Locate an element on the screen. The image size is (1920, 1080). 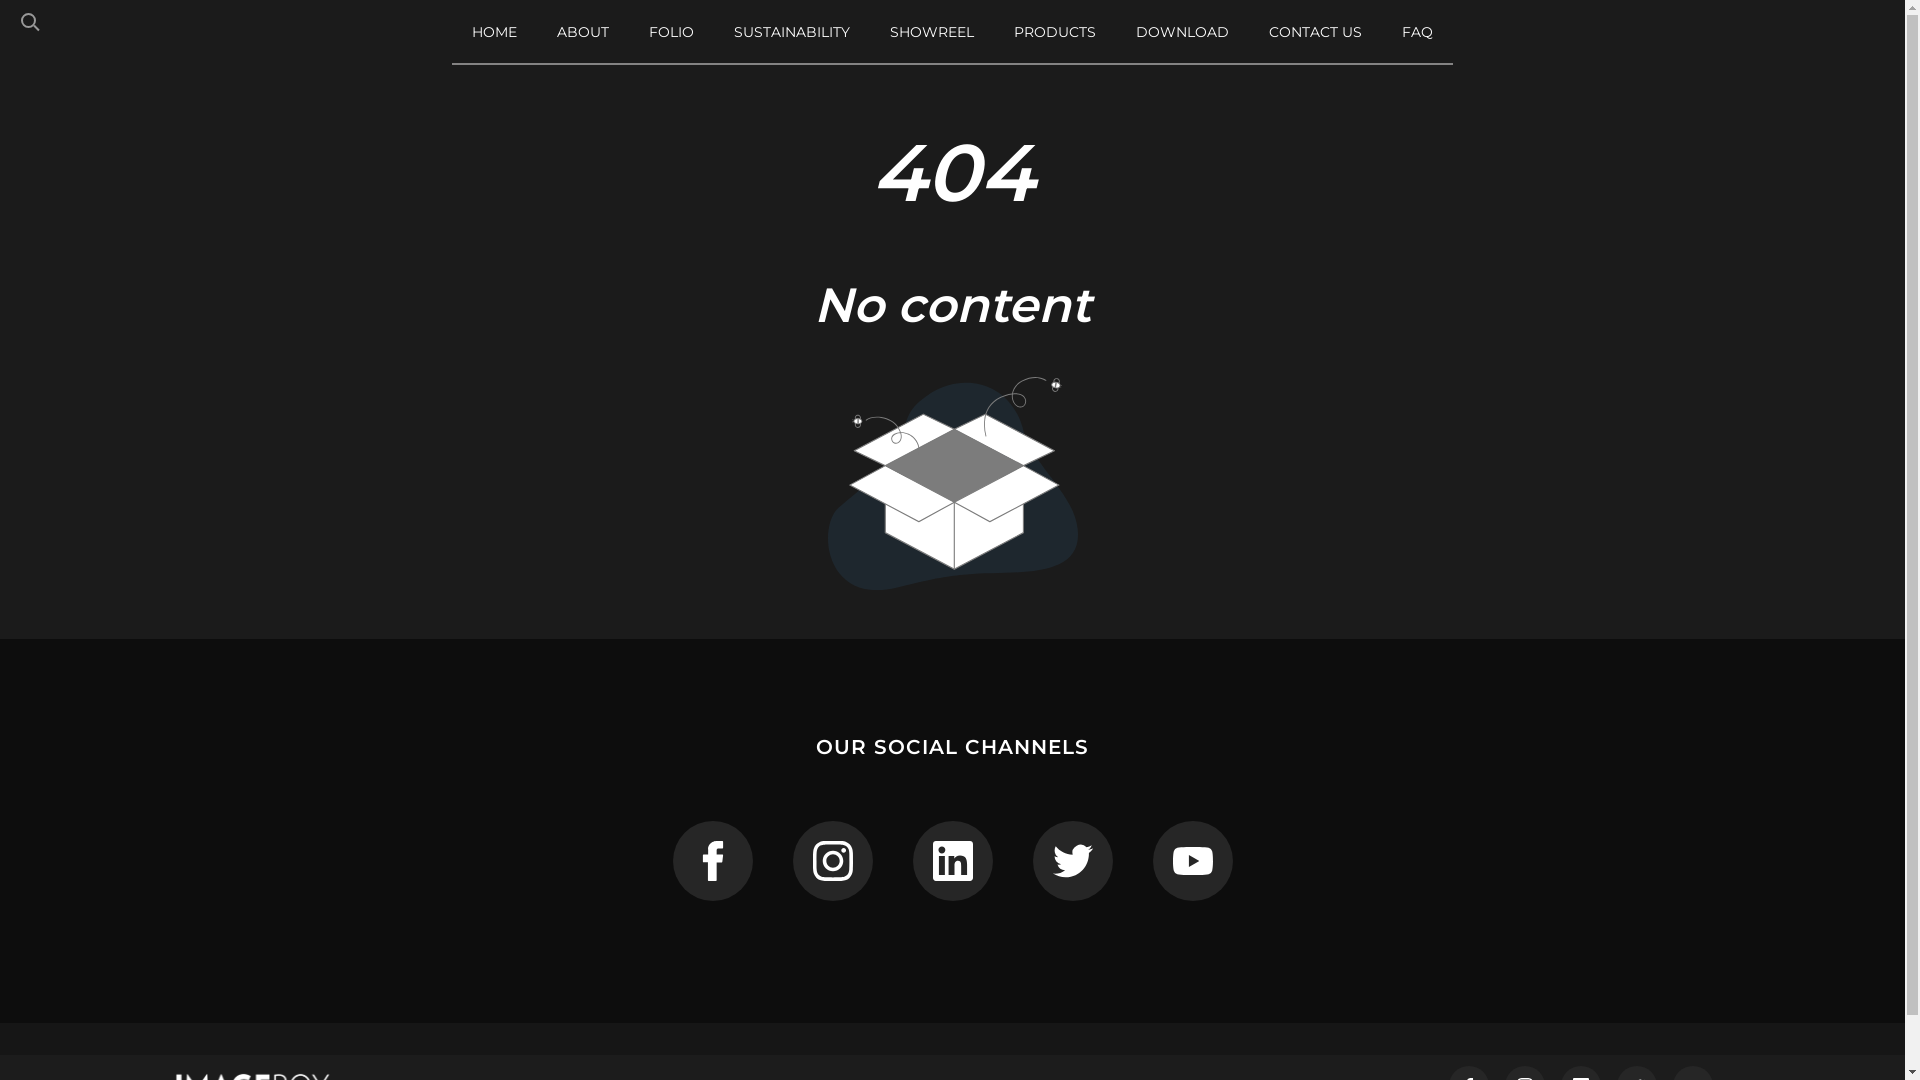
'ImageBox on Youtube' is located at coordinates (1191, 859).